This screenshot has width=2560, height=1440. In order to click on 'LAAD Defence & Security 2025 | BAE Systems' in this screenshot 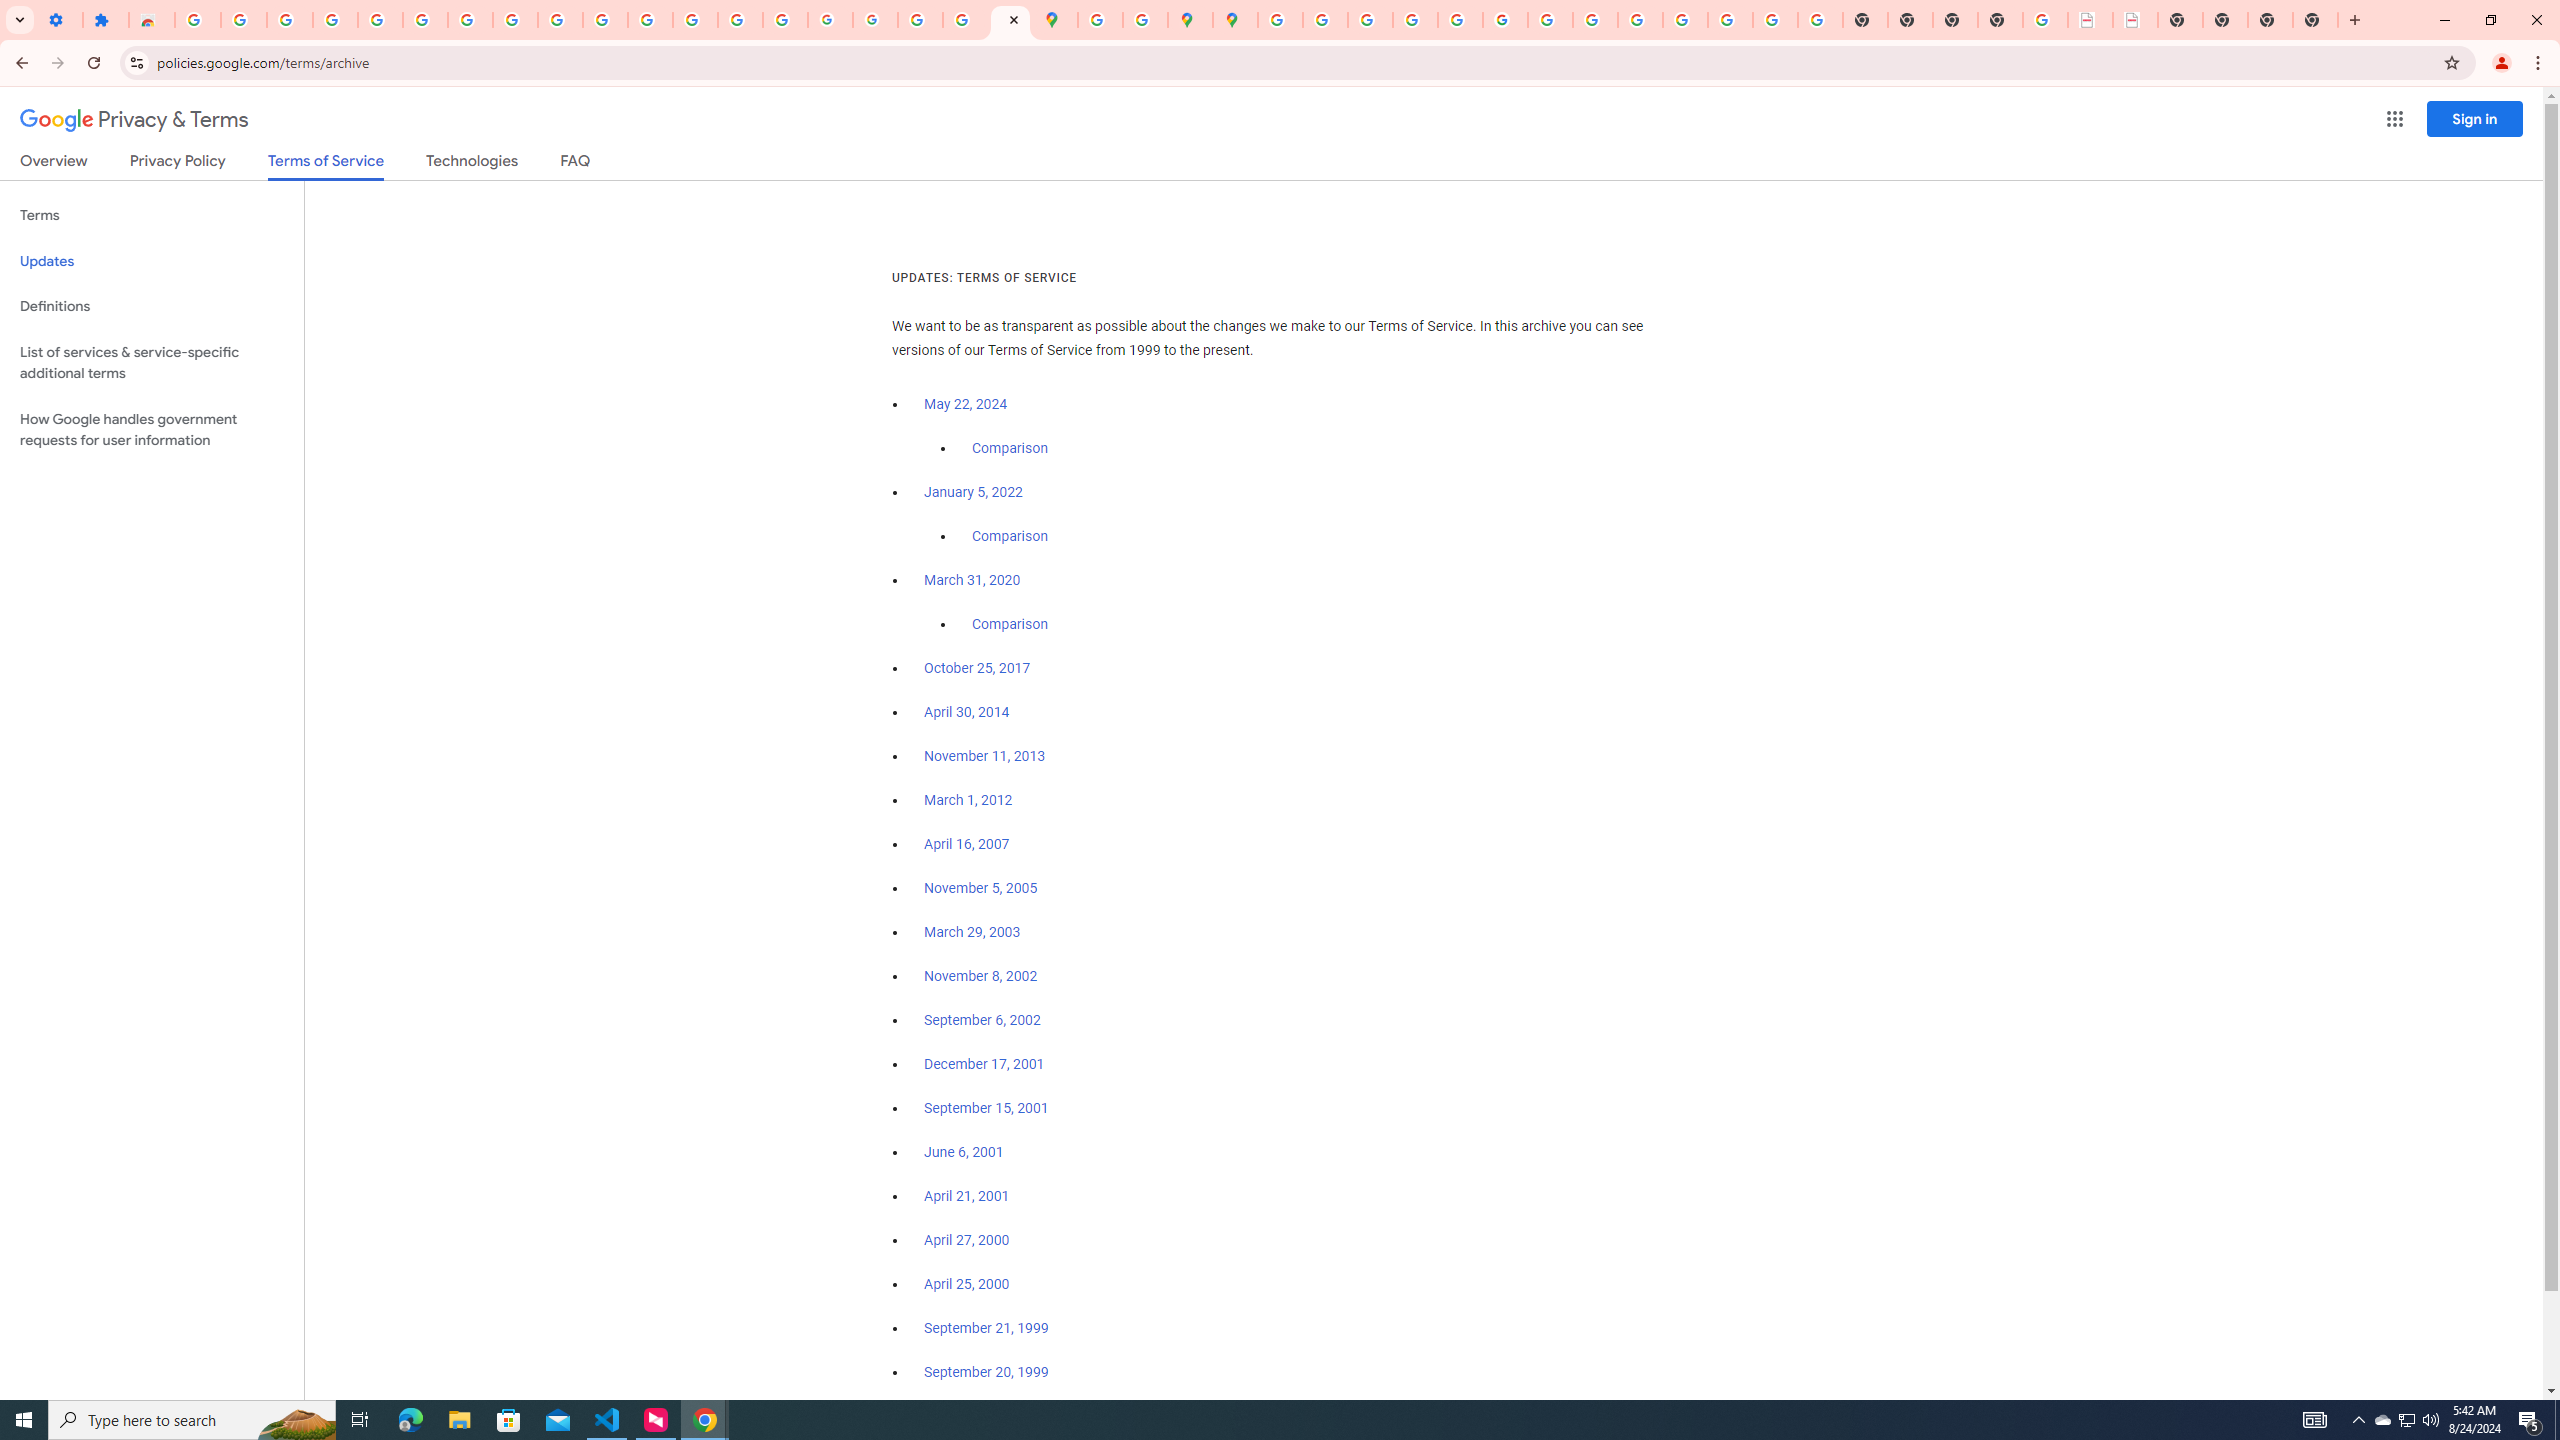, I will do `click(2090, 19)`.